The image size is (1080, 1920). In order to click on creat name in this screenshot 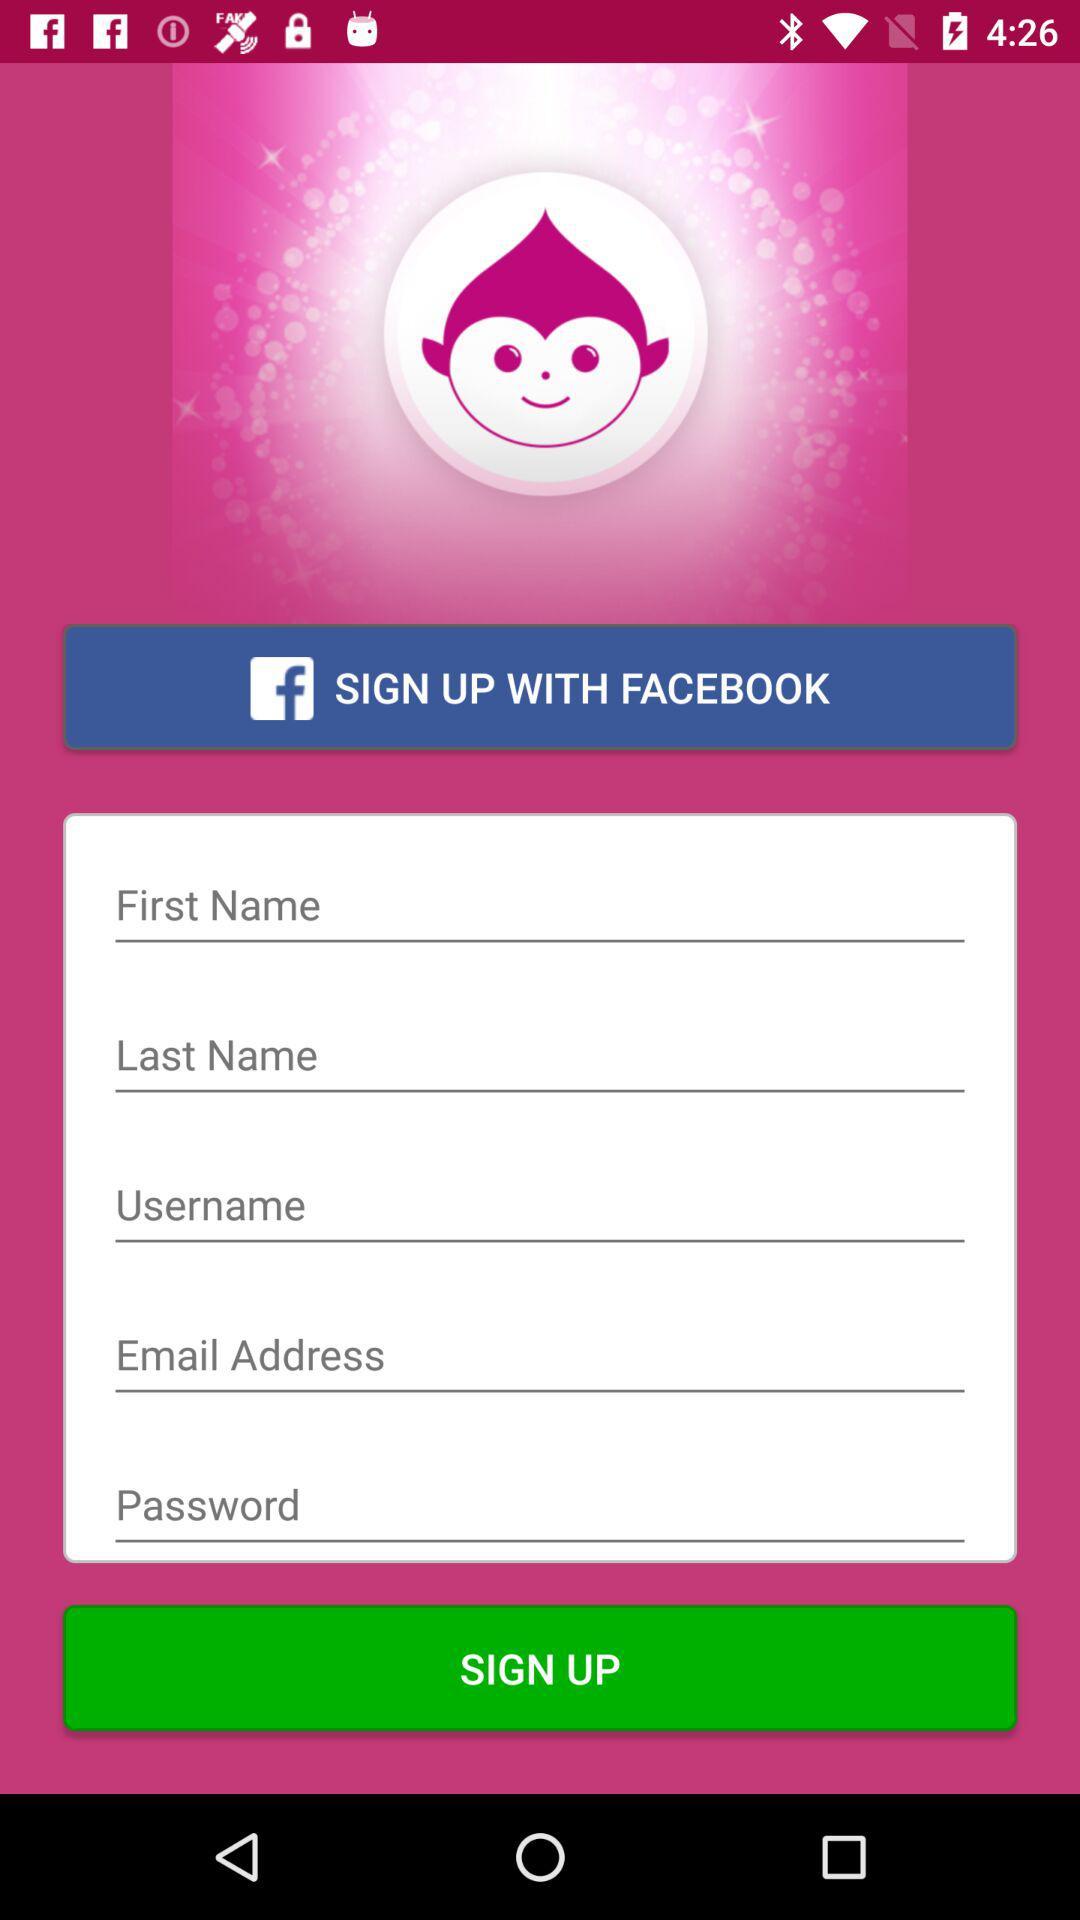, I will do `click(540, 1206)`.